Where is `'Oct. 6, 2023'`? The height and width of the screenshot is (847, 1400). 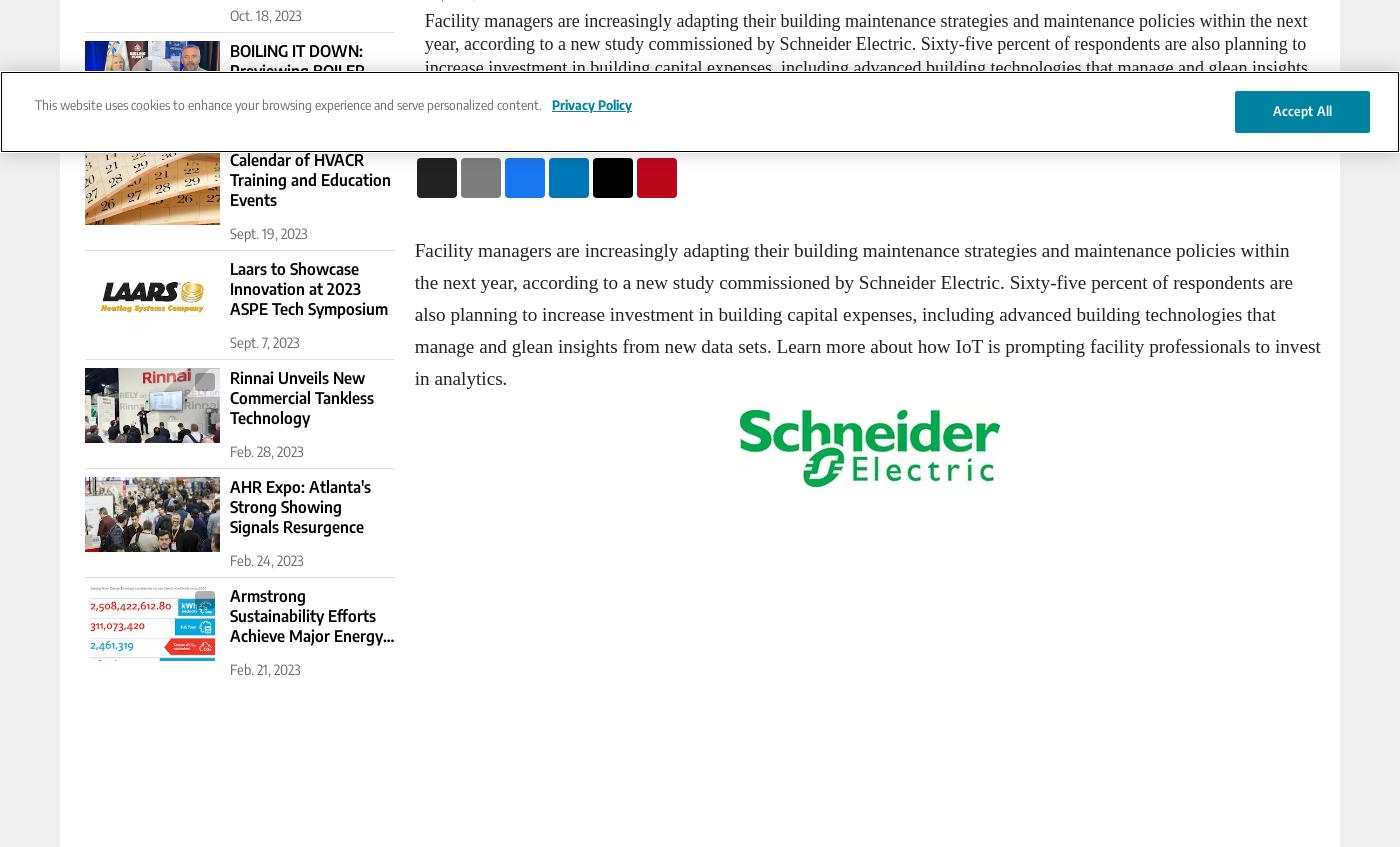
'Oct. 6, 2023' is located at coordinates (263, 123).